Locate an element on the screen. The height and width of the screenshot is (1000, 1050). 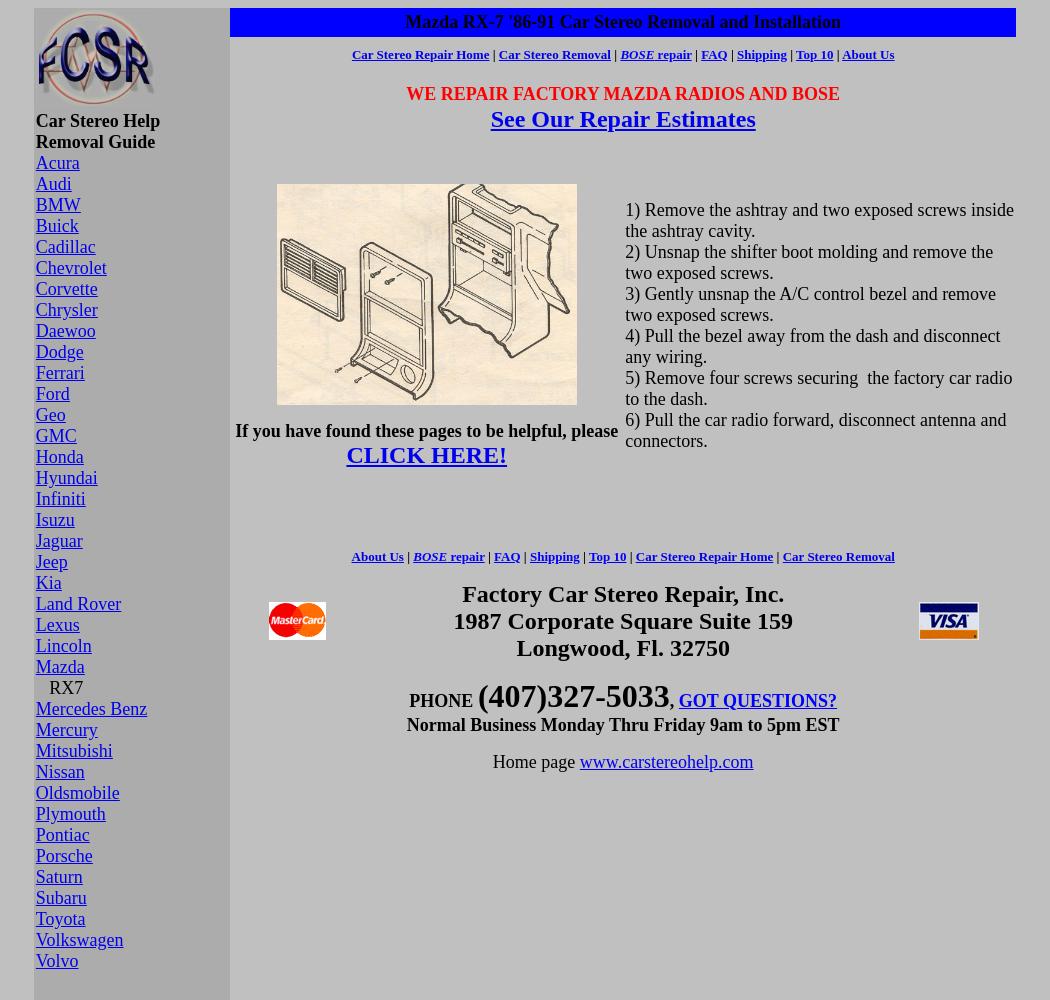
'Geo' is located at coordinates (48, 415).